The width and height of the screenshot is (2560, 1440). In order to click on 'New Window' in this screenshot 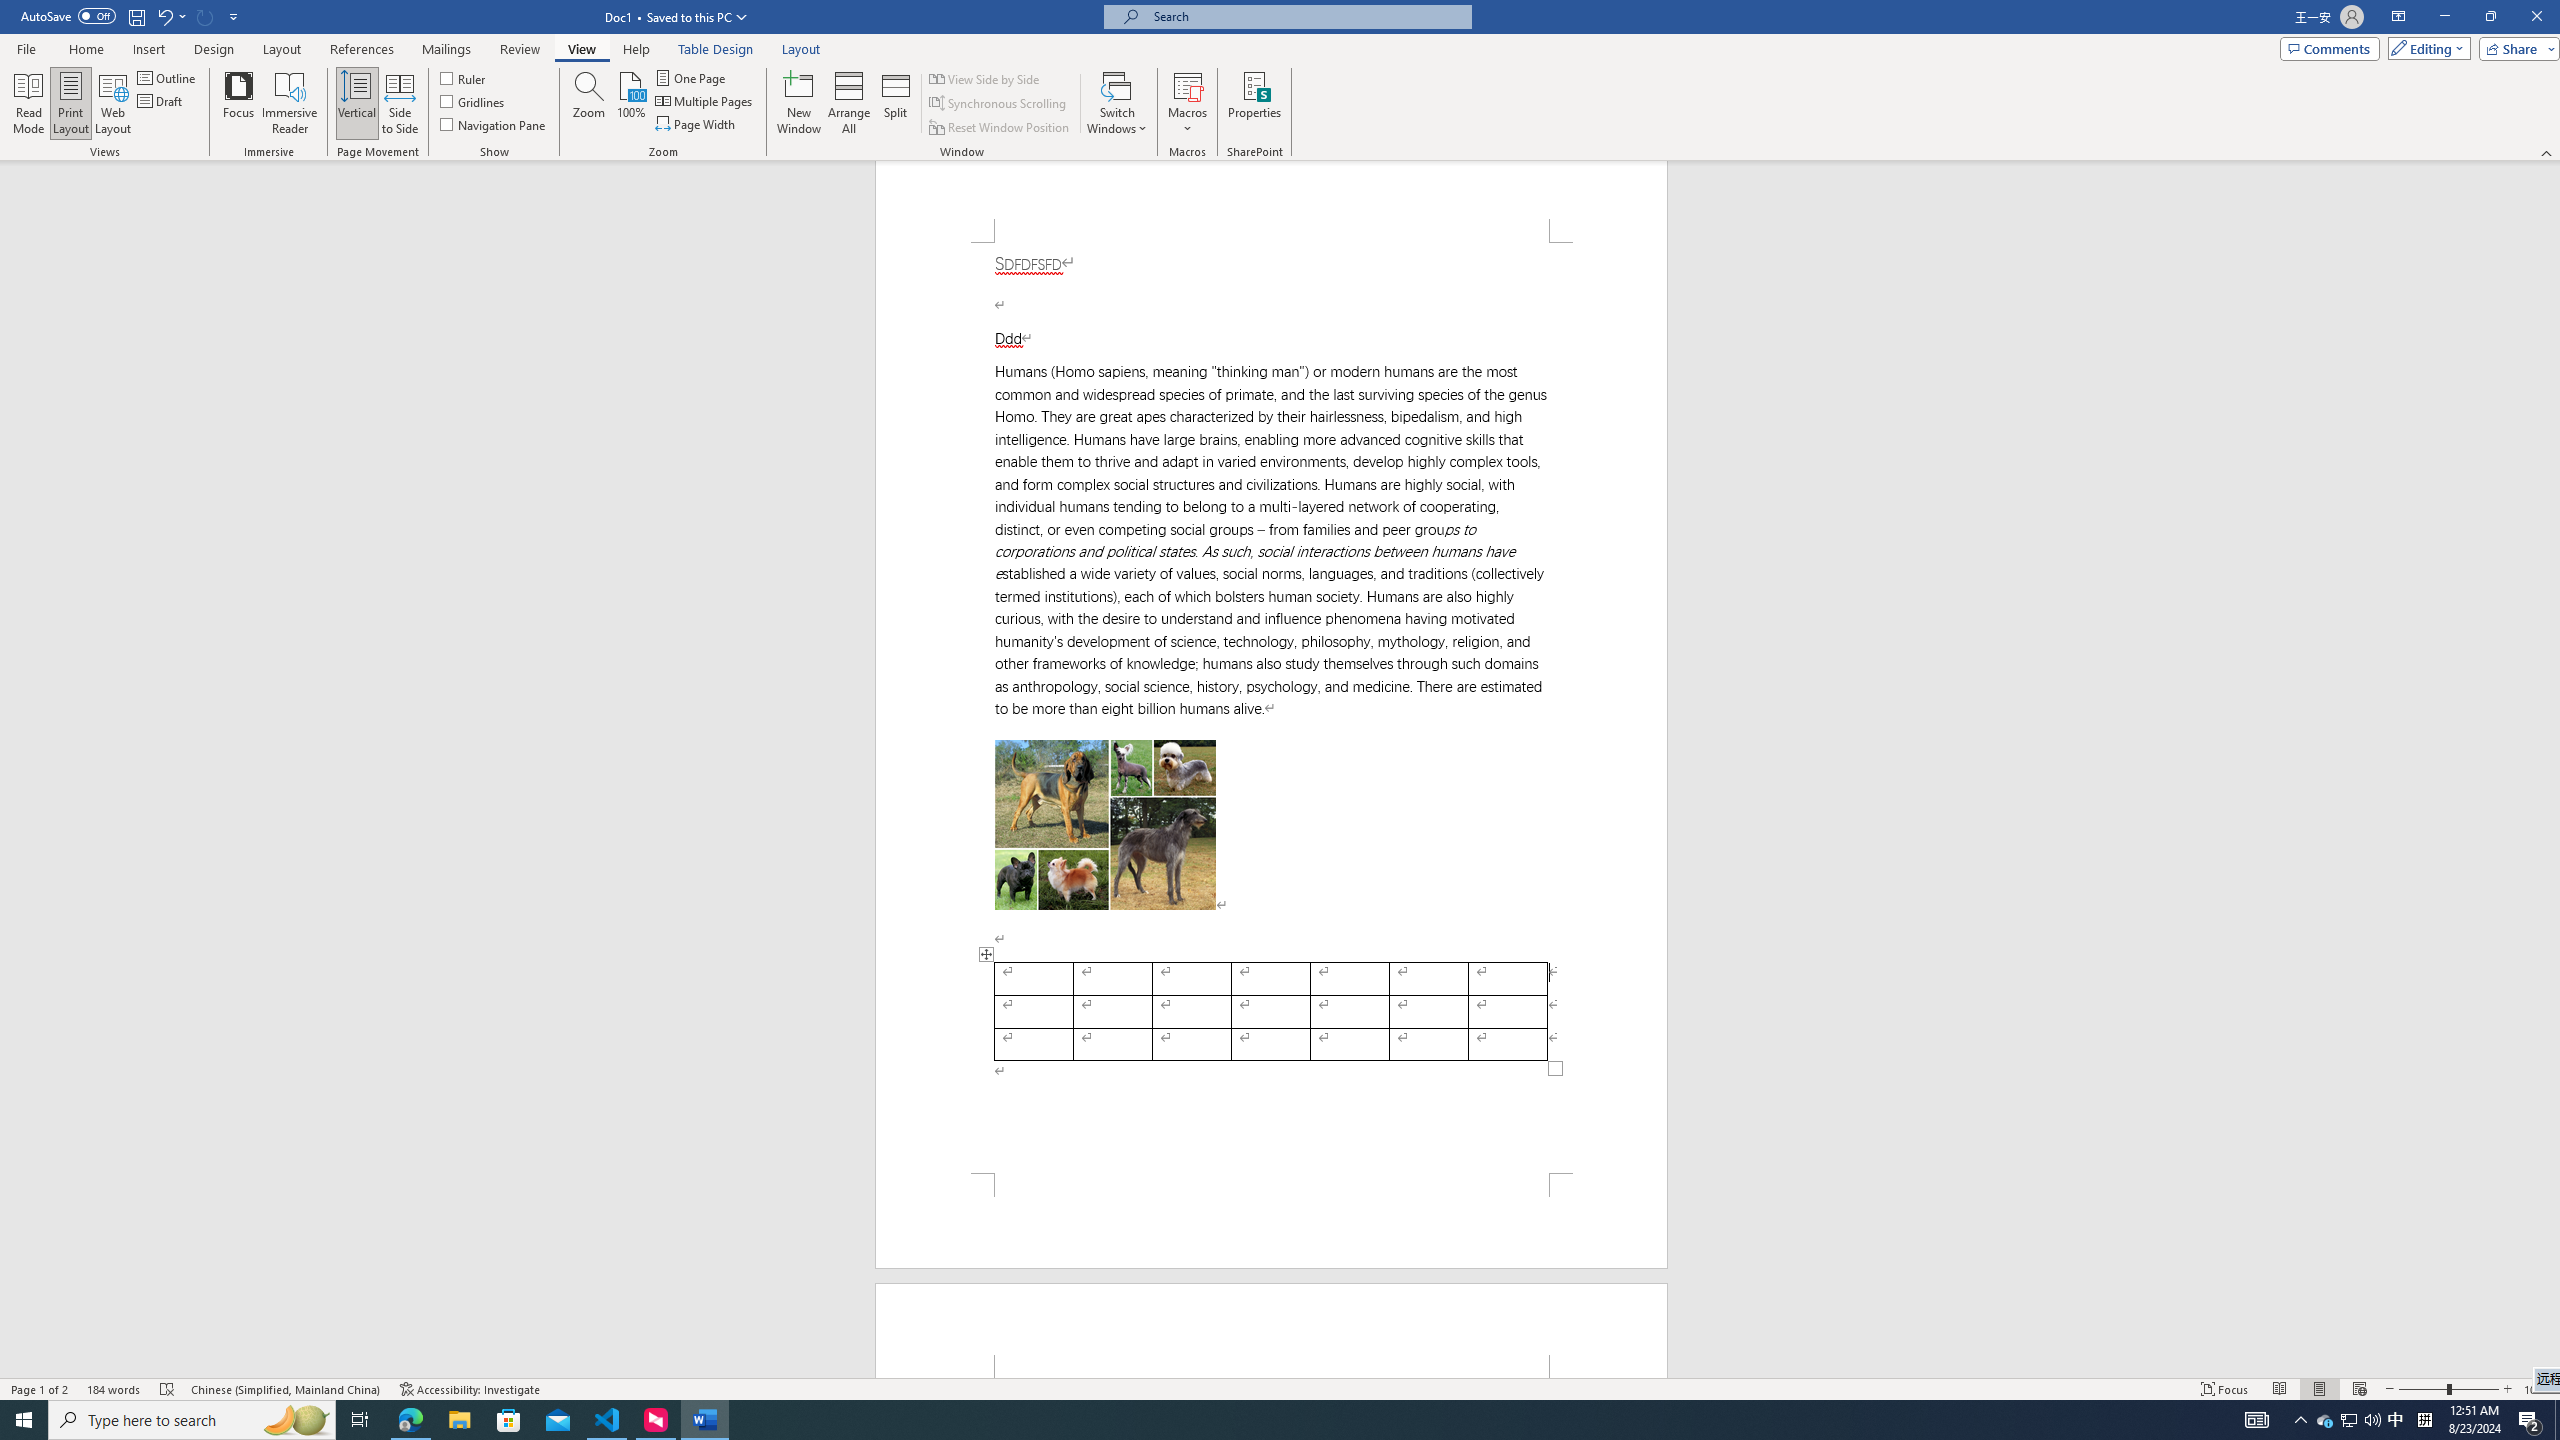, I will do `click(799, 103)`.